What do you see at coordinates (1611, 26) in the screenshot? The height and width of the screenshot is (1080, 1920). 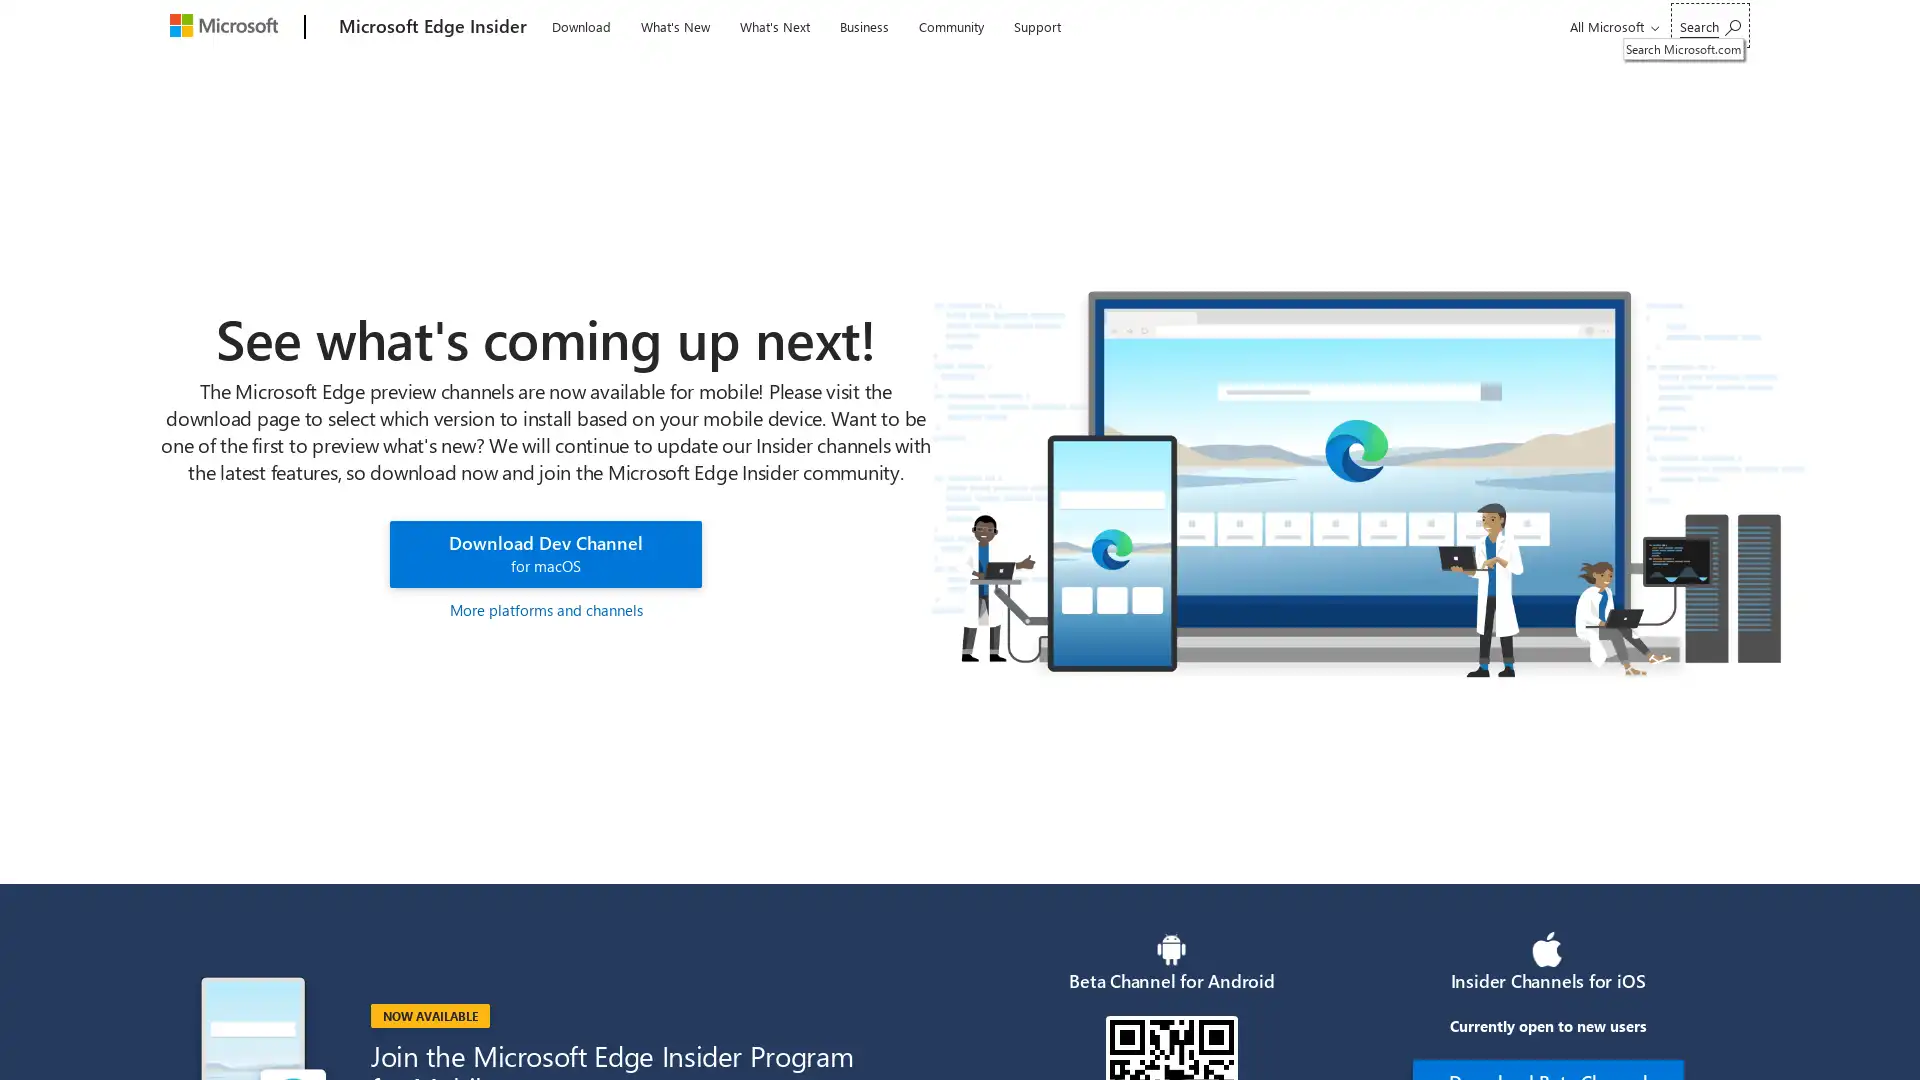 I see `All Microsoft expand to see list of Microsoft products and services` at bounding box center [1611, 26].